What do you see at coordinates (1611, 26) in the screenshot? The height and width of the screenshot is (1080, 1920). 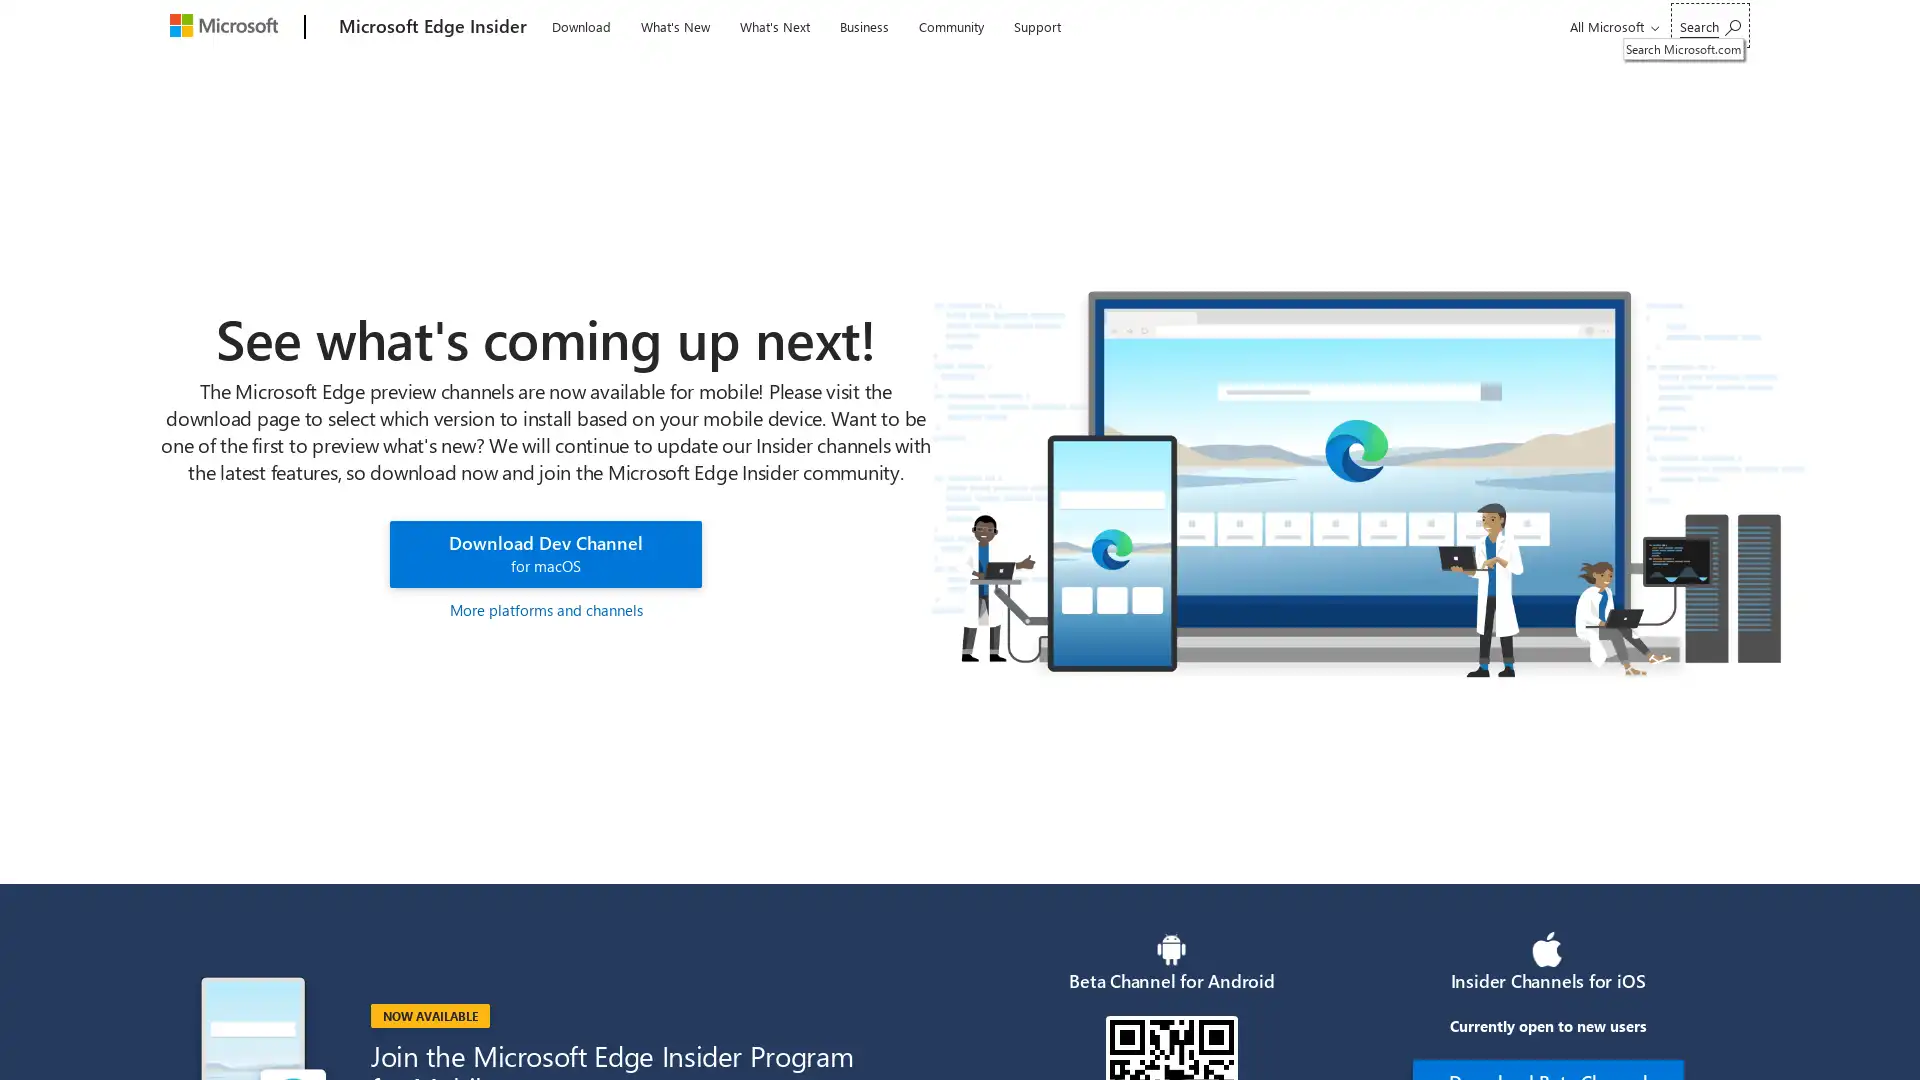 I see `All Microsoft expand to see list of Microsoft products and services` at bounding box center [1611, 26].